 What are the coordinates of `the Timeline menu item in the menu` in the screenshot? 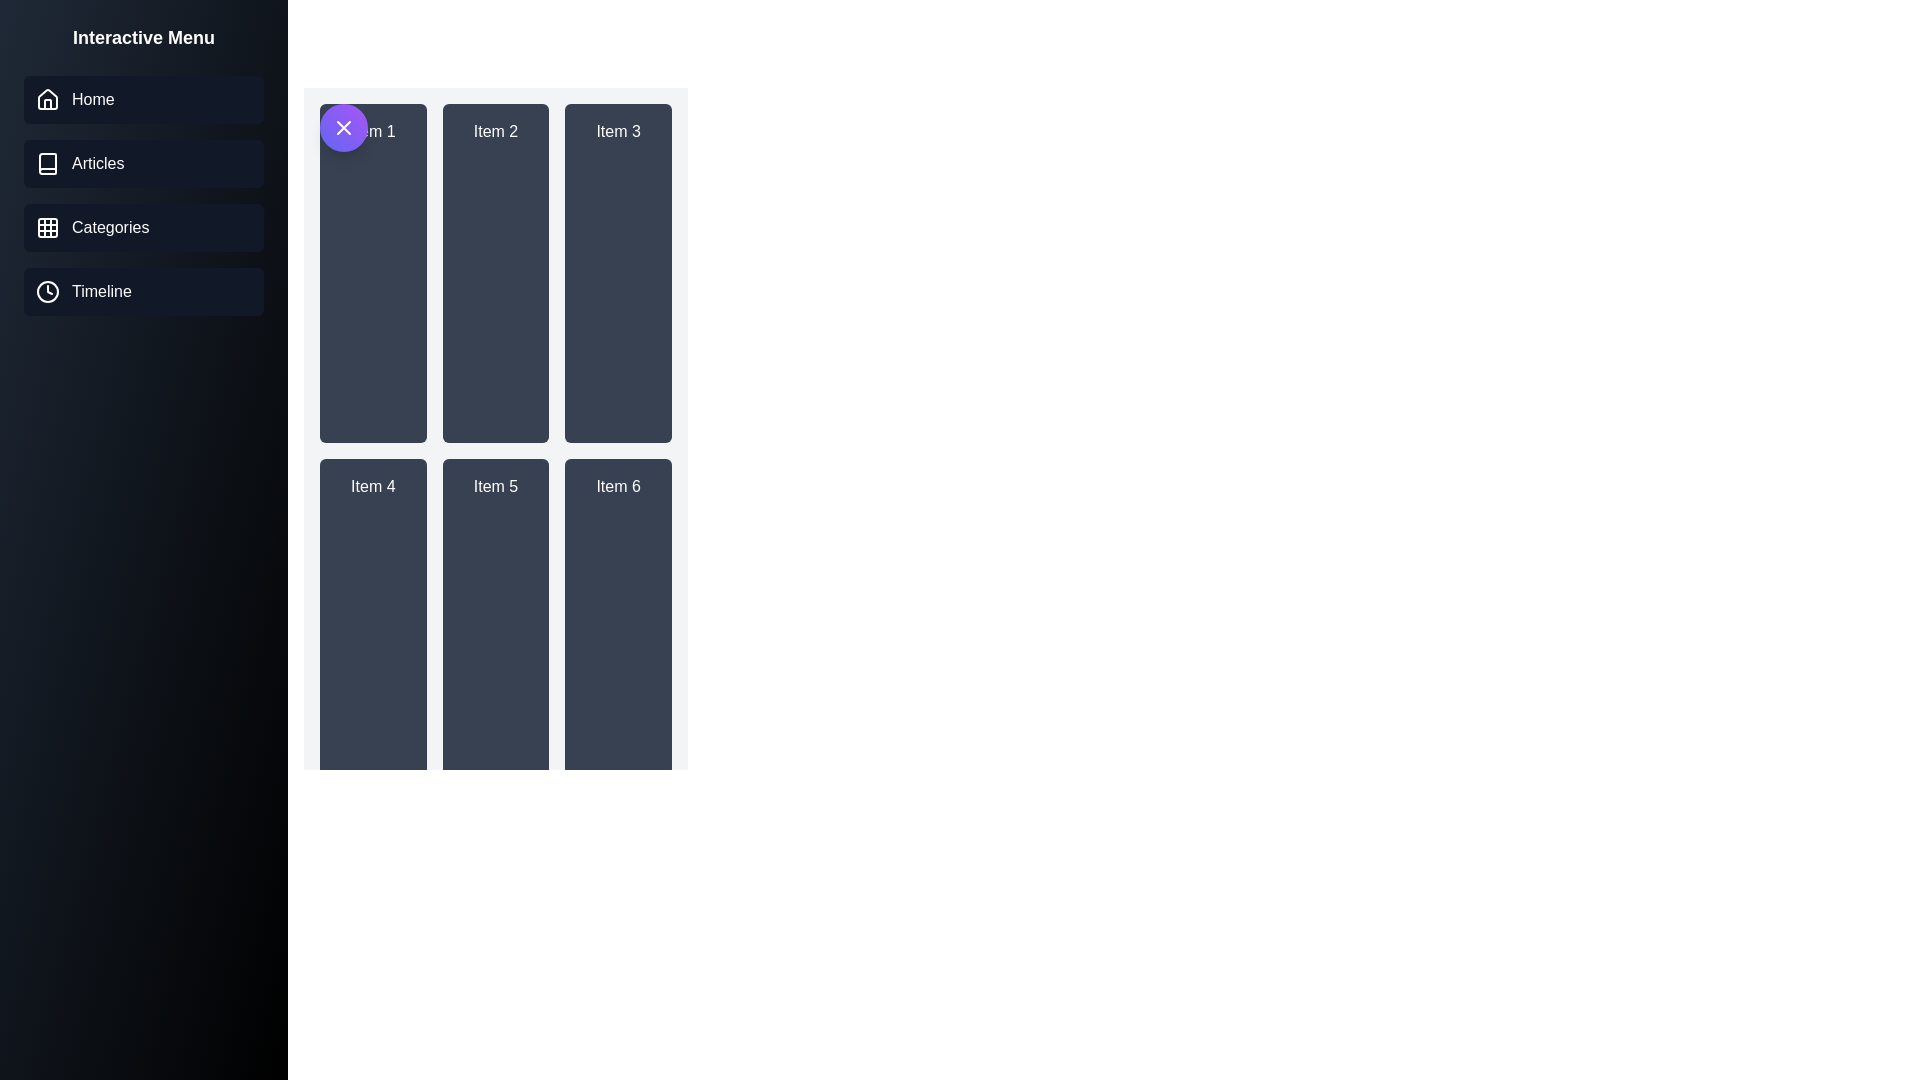 It's located at (143, 292).